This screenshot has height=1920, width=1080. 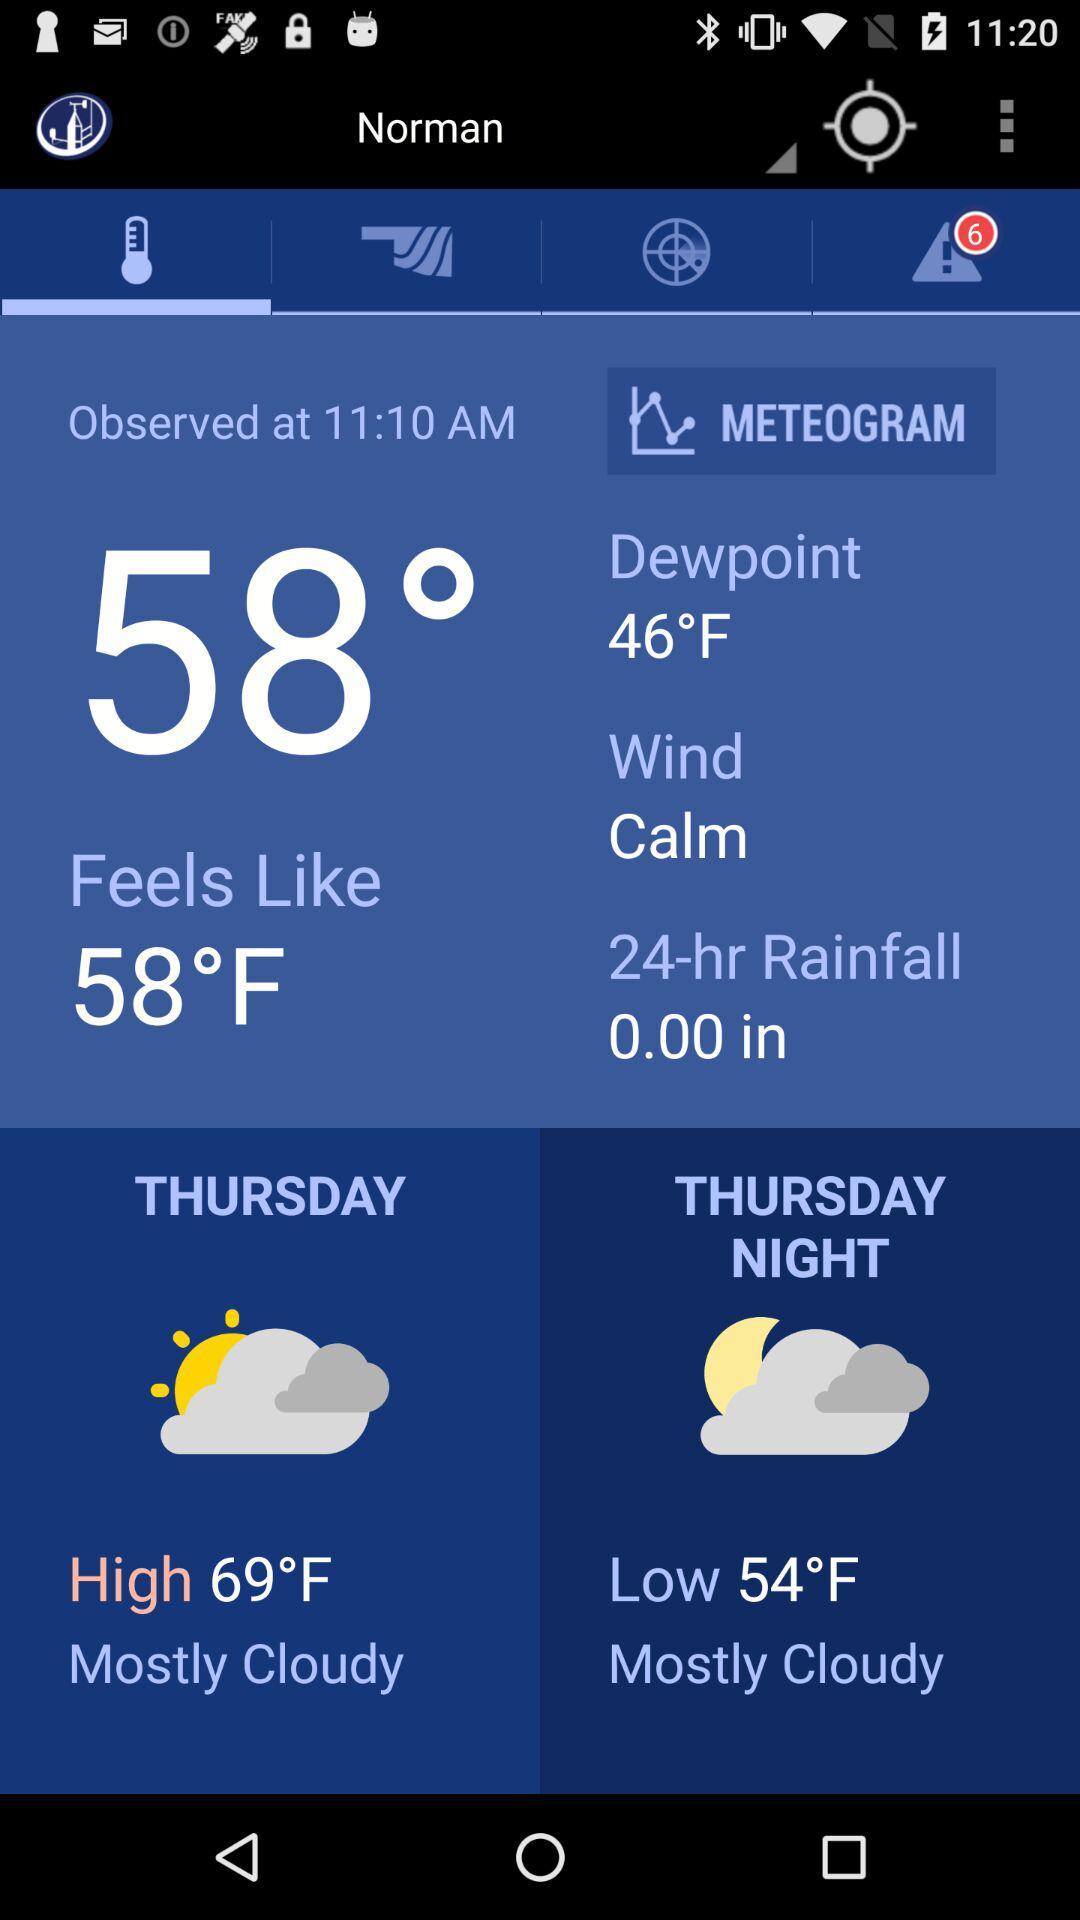 What do you see at coordinates (817, 420) in the screenshot?
I see `icon above dewpoint` at bounding box center [817, 420].